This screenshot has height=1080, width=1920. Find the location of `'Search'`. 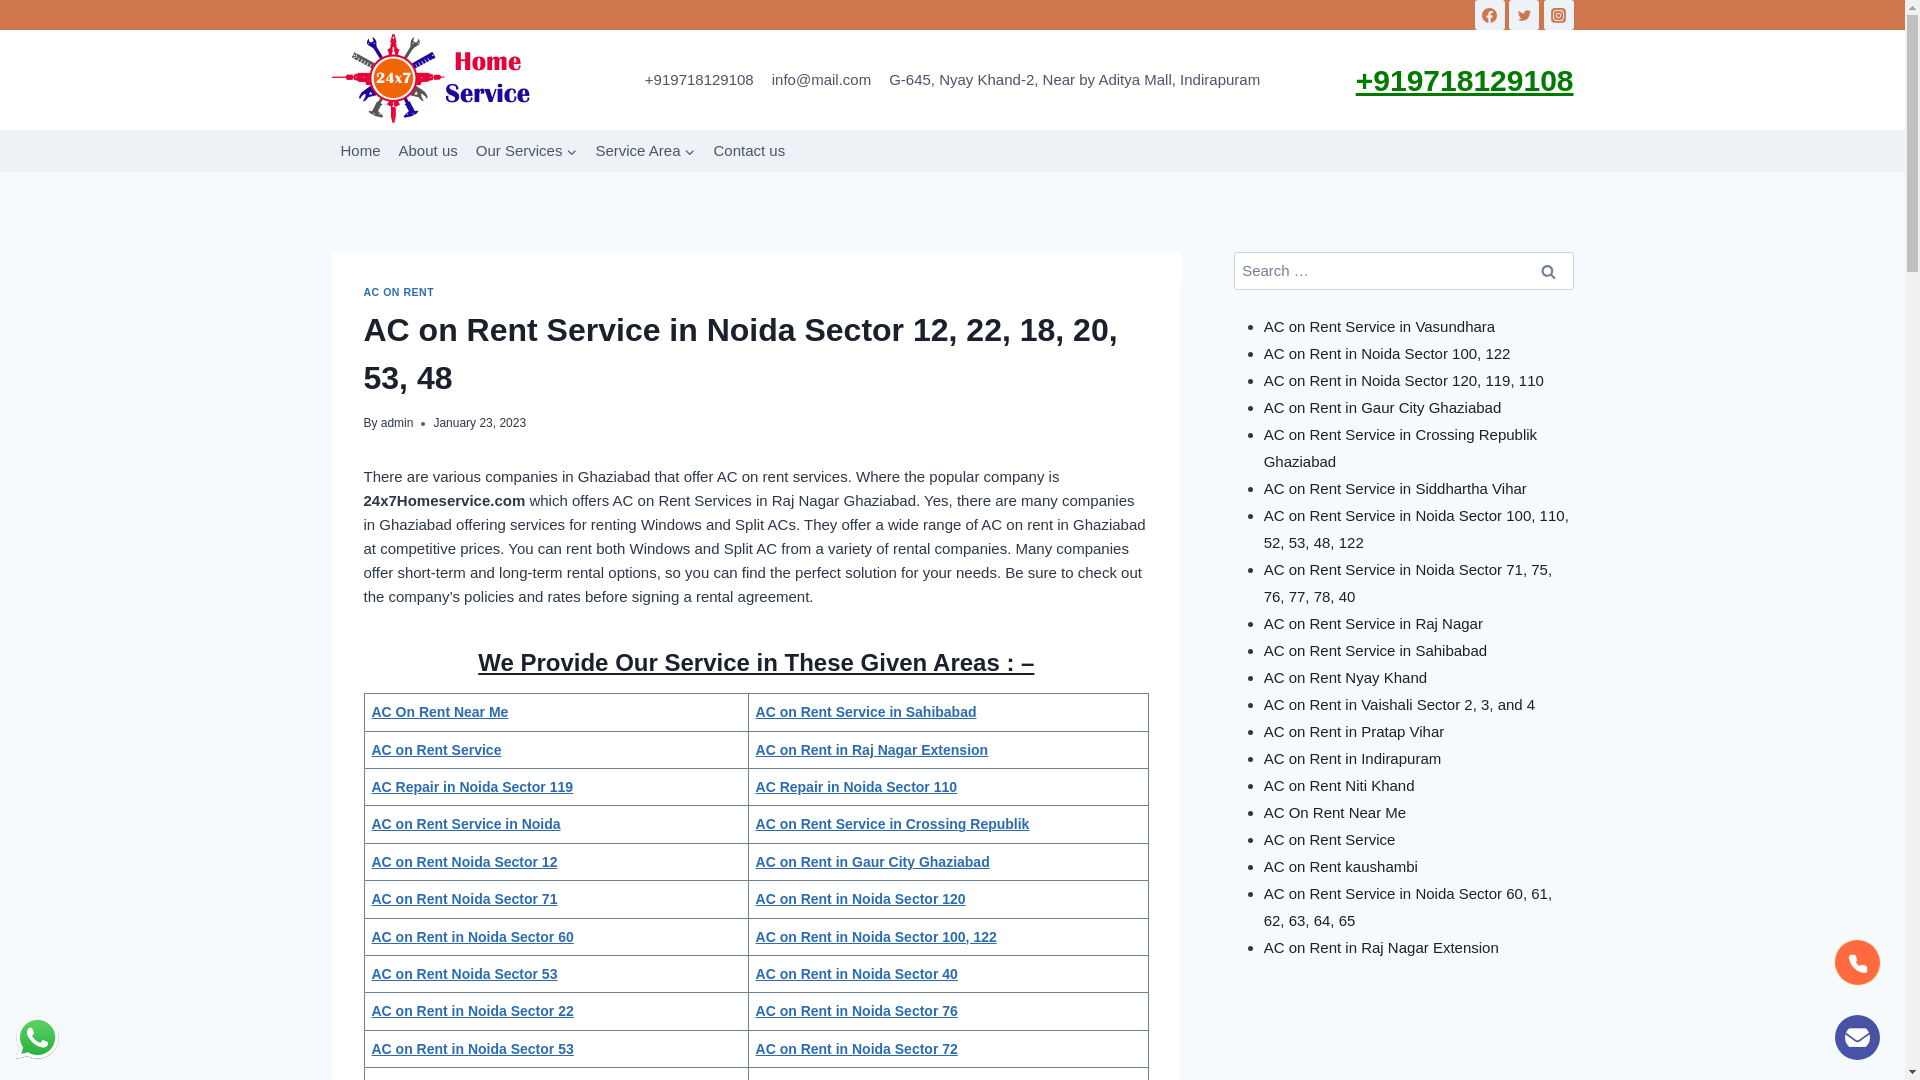

'Search' is located at coordinates (1522, 270).